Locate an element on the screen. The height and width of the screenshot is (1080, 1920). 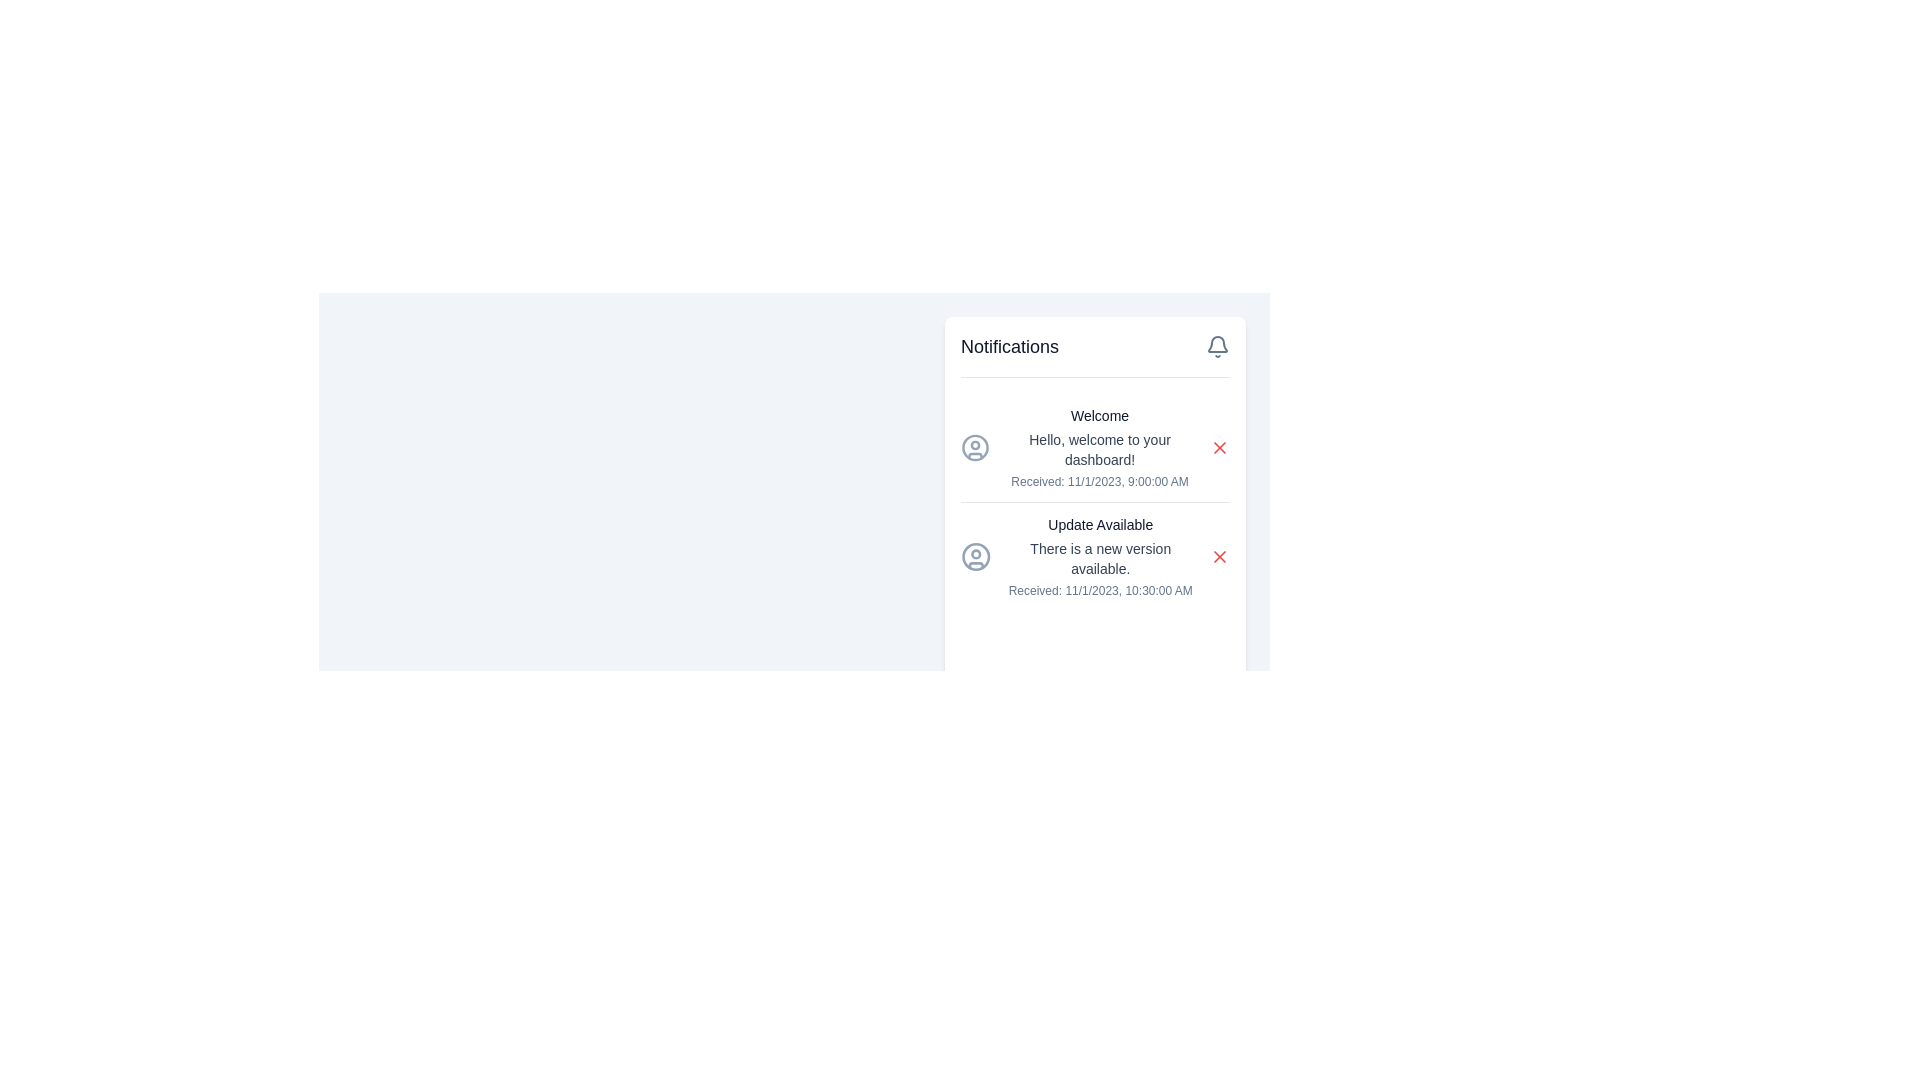
the text label providing additional information about the notification 'Update Available', which is located beneath the heading and above the timestamp in the notification card is located at coordinates (1099, 559).